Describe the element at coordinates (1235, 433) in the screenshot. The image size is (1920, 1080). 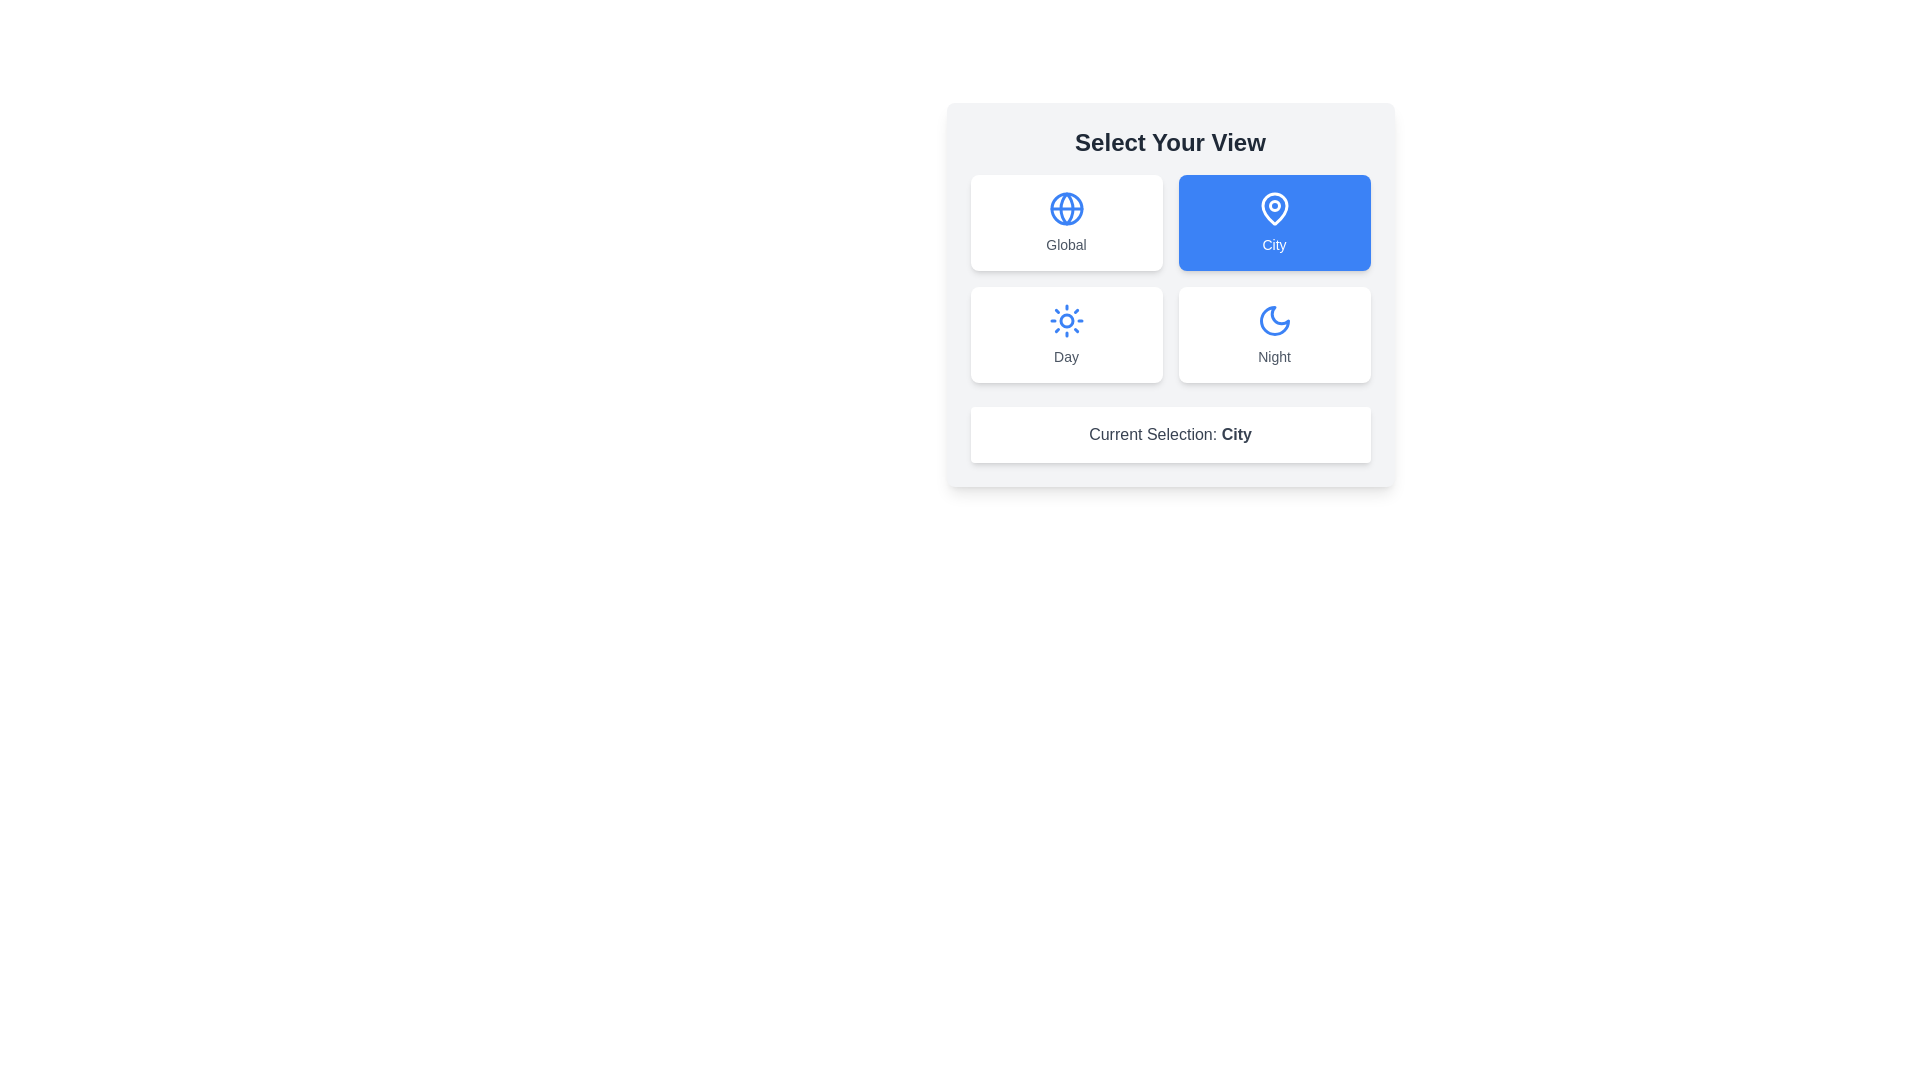
I see `the text label displaying 'City' at the end of the phrase 'Current Selection: City' in dark blue color` at that location.